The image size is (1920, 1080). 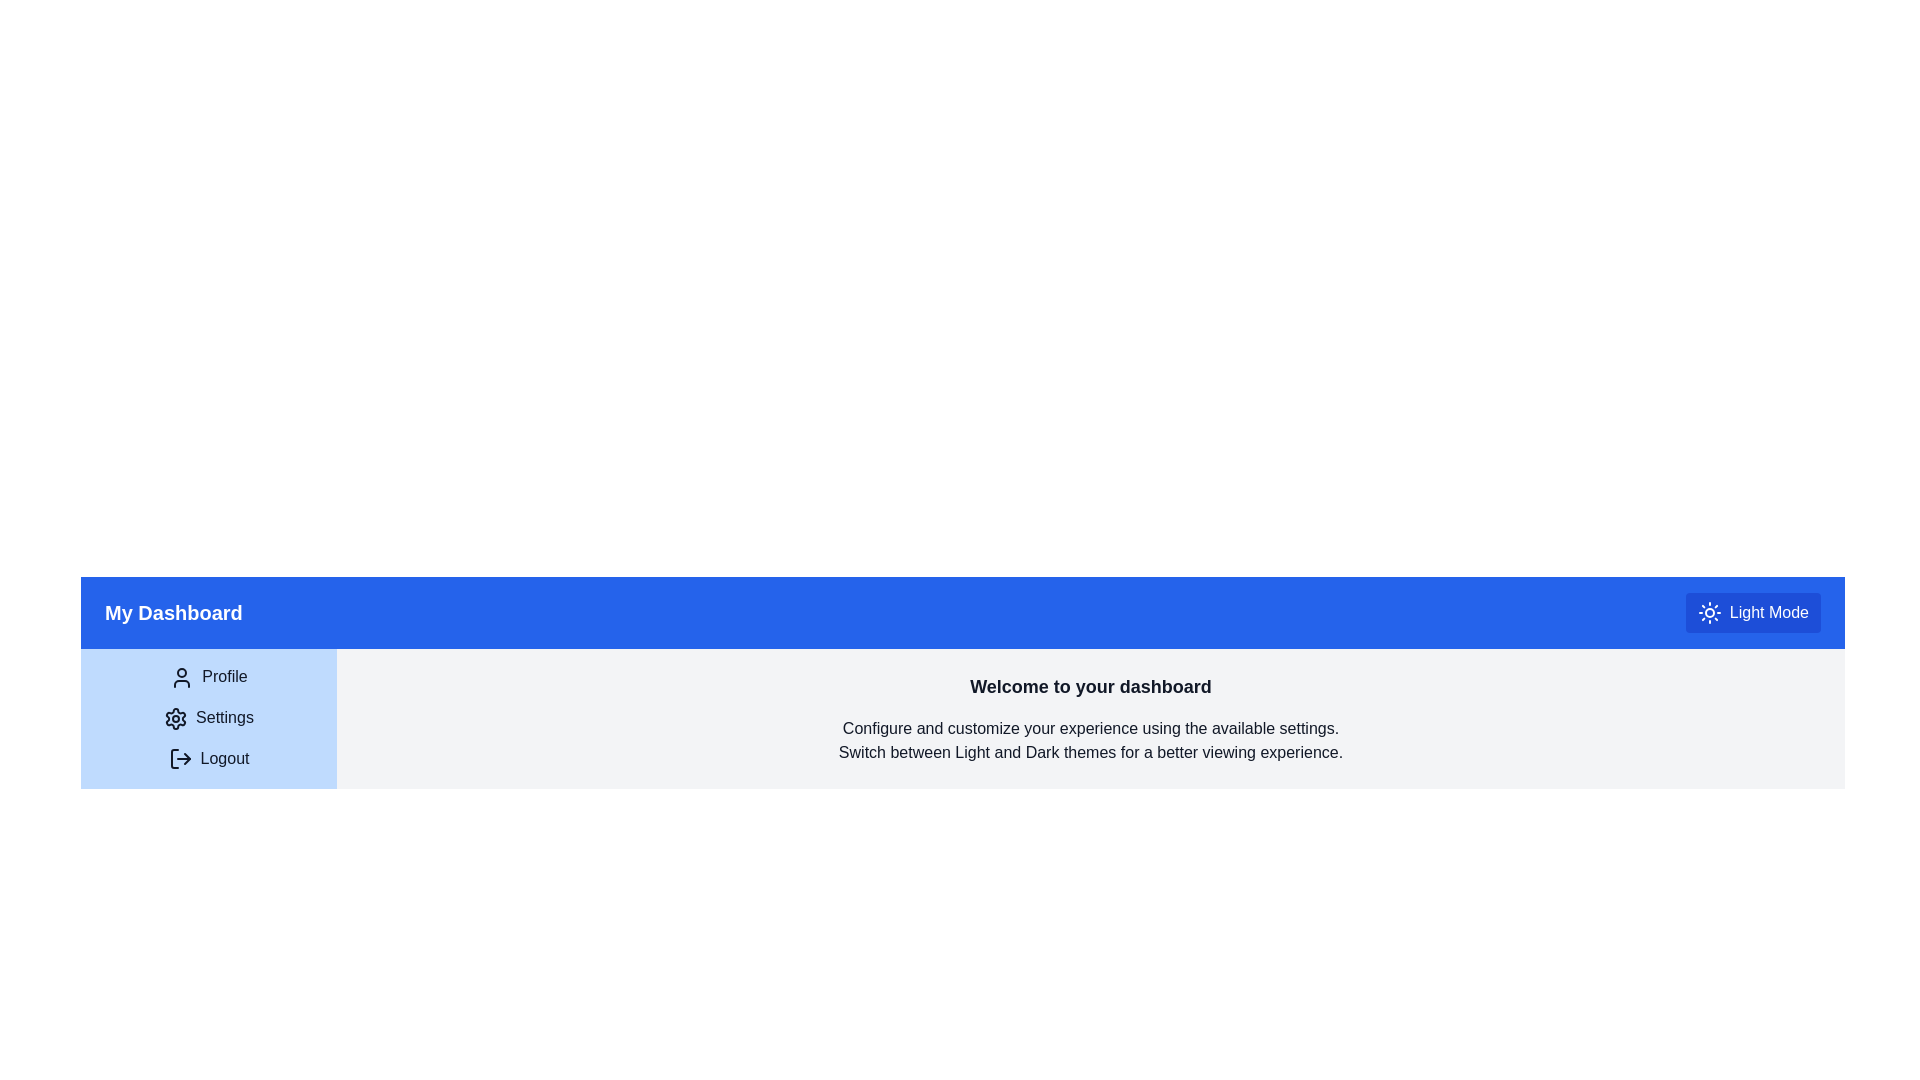 What do you see at coordinates (1752, 612) in the screenshot?
I see `the blue button with a sun icon and 'Light Mode' text in the top-right corner of the 'My Dashboard' header` at bounding box center [1752, 612].